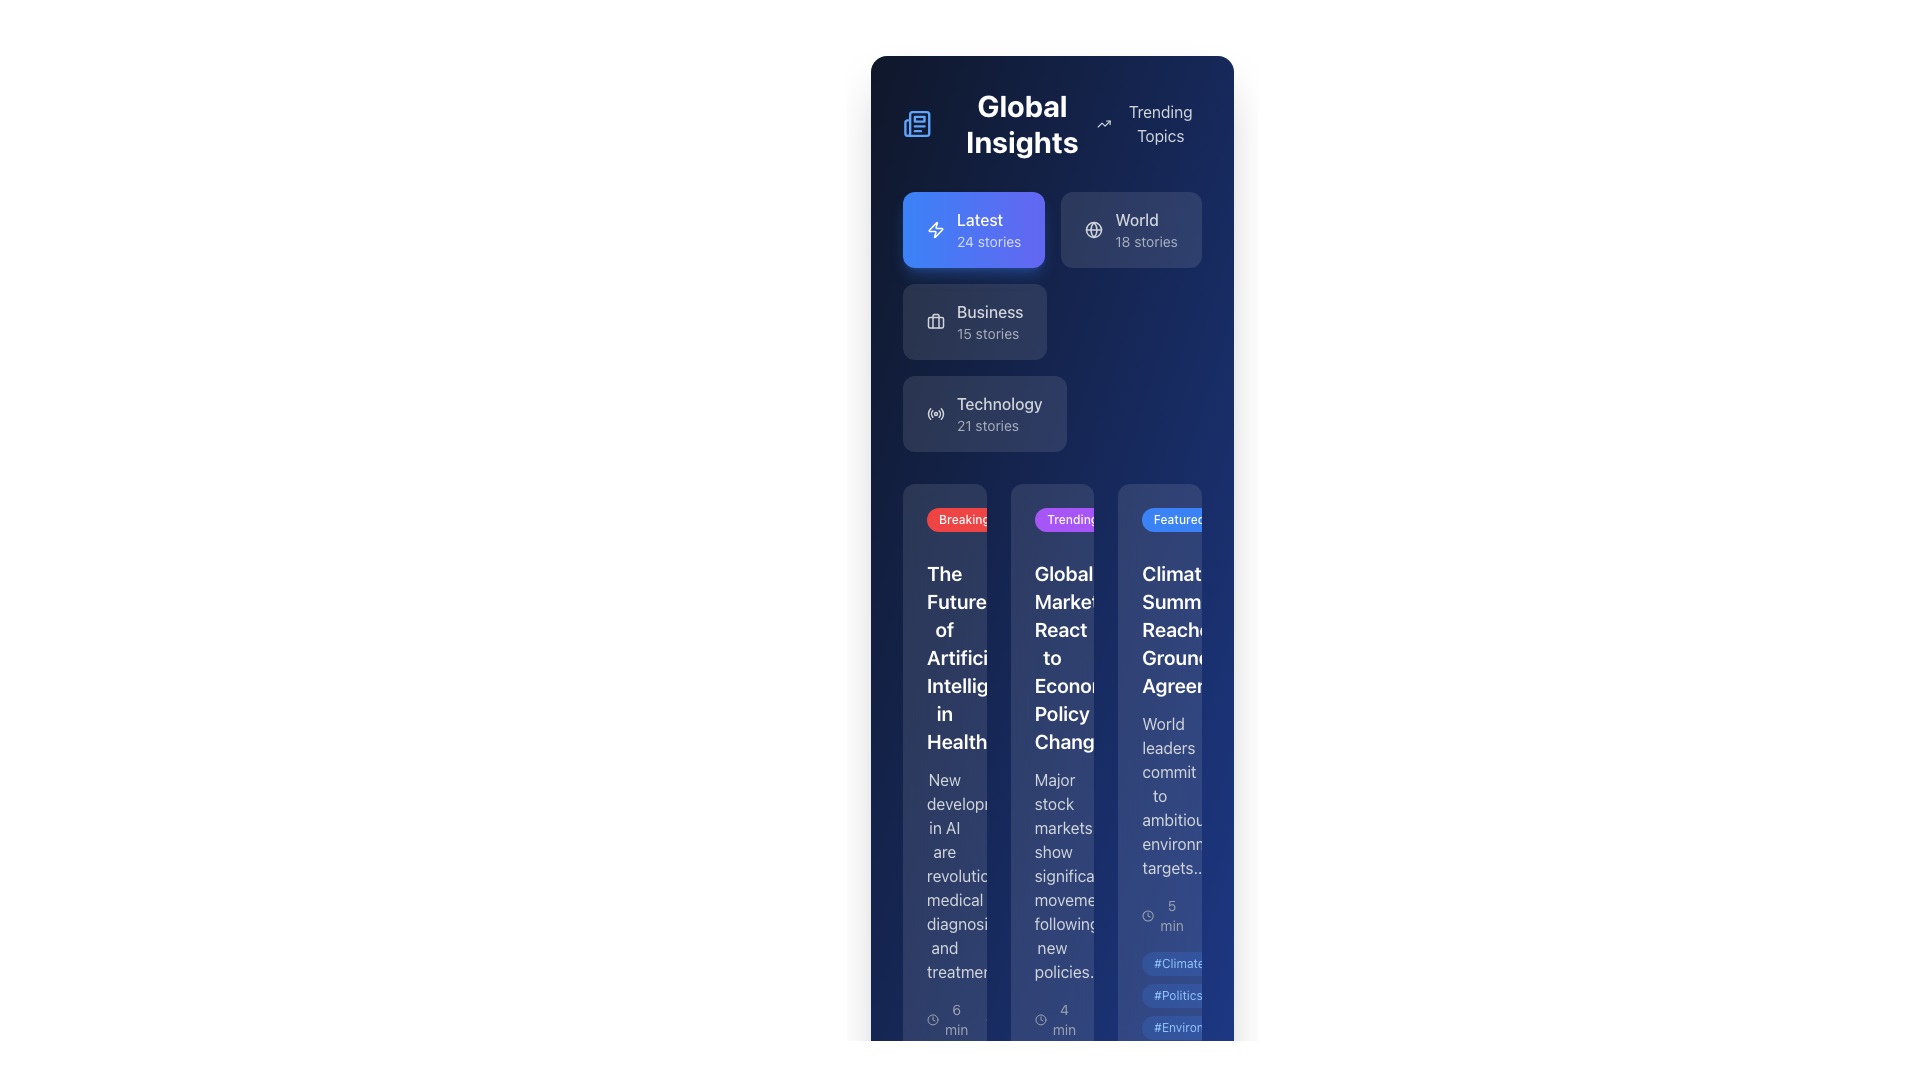 The image size is (1920, 1080). What do you see at coordinates (1051, 658) in the screenshot?
I see `the headline text element located in the second column of a card layout, positioned below the 'Trending' label and above the descriptive text about stock markets` at bounding box center [1051, 658].